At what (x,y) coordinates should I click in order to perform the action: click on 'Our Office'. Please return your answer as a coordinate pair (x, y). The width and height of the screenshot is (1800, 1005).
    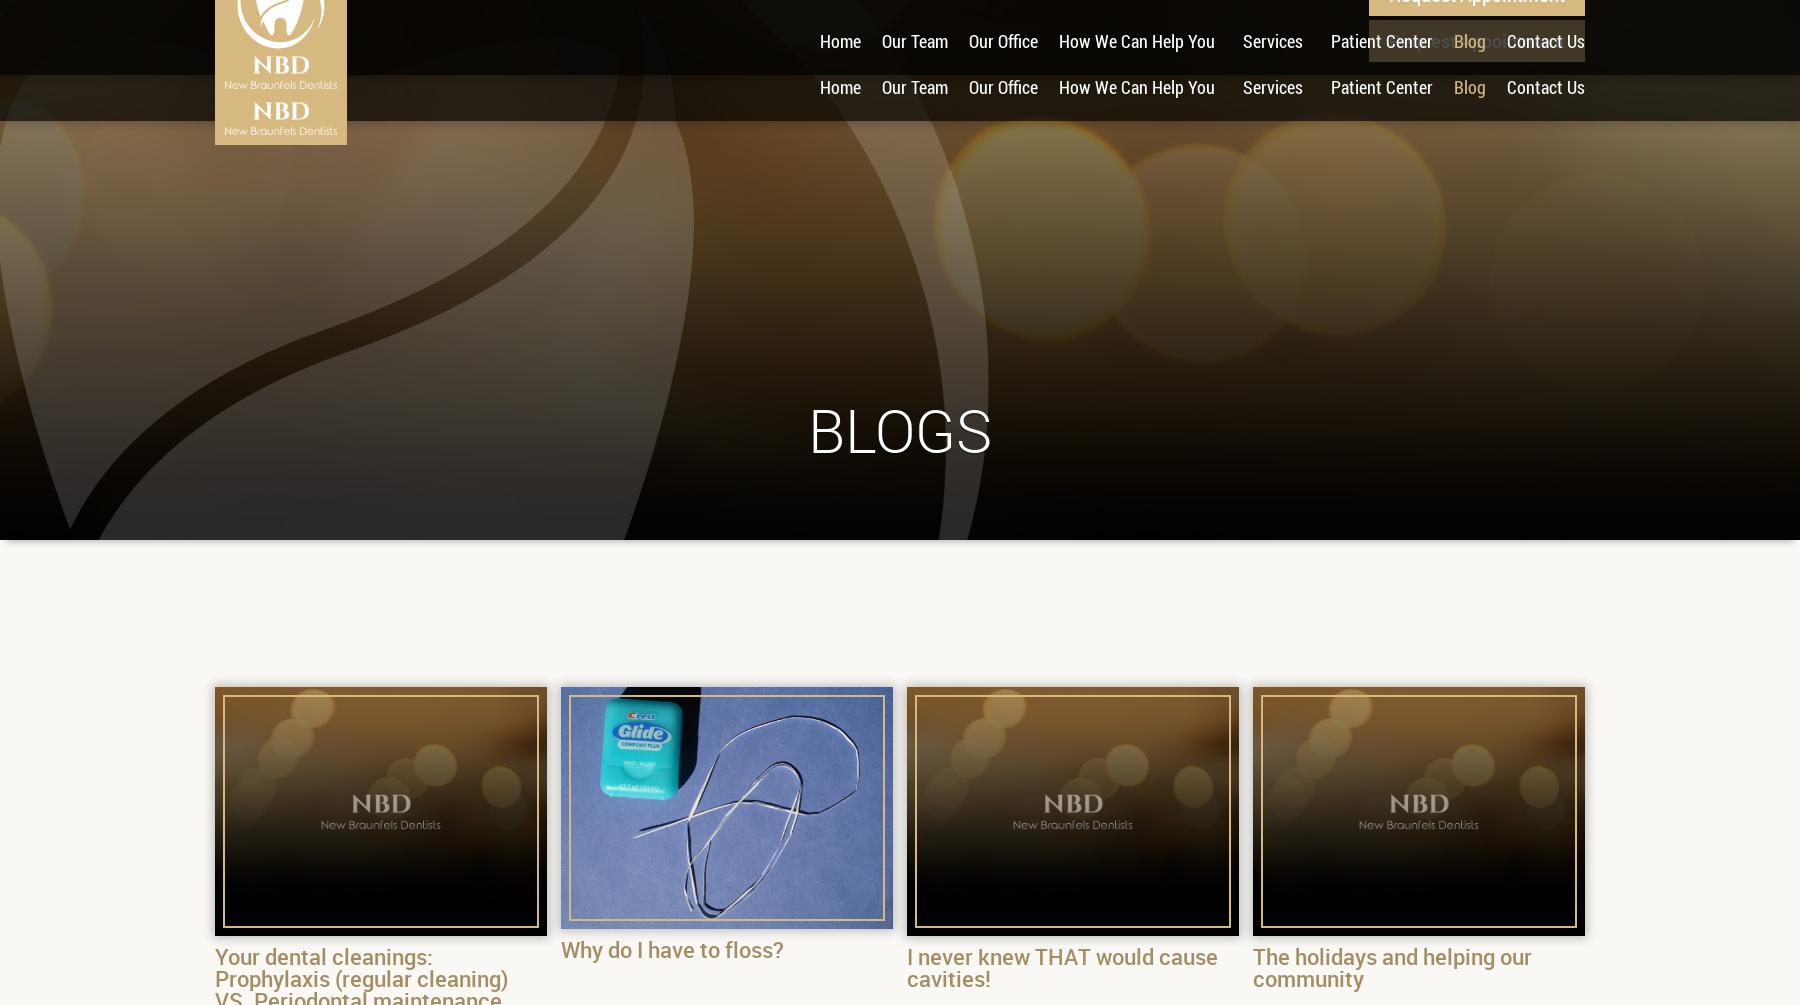
    Looking at the image, I should click on (967, 87).